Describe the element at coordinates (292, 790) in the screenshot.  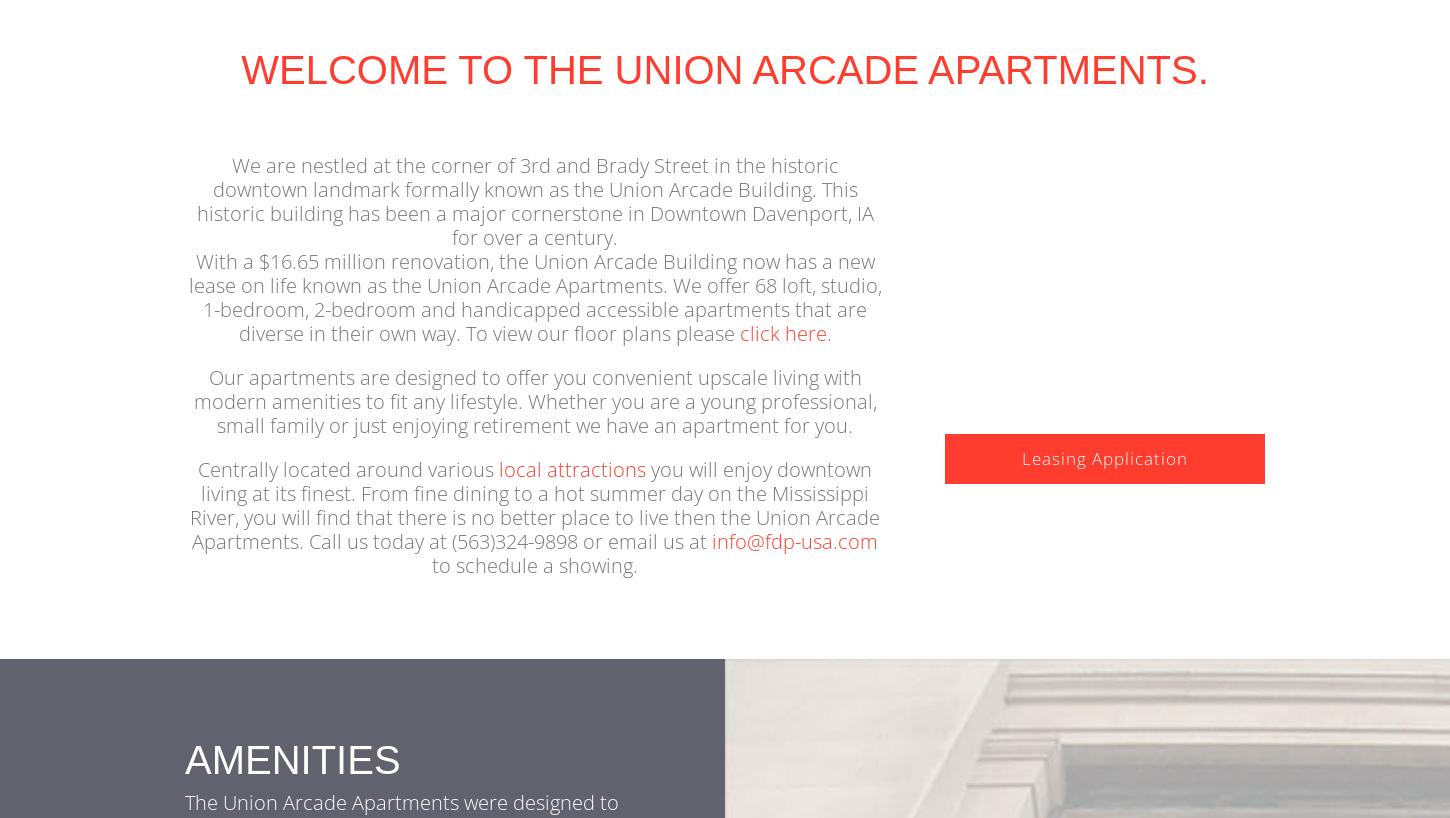
I see `'Amenities'` at that location.